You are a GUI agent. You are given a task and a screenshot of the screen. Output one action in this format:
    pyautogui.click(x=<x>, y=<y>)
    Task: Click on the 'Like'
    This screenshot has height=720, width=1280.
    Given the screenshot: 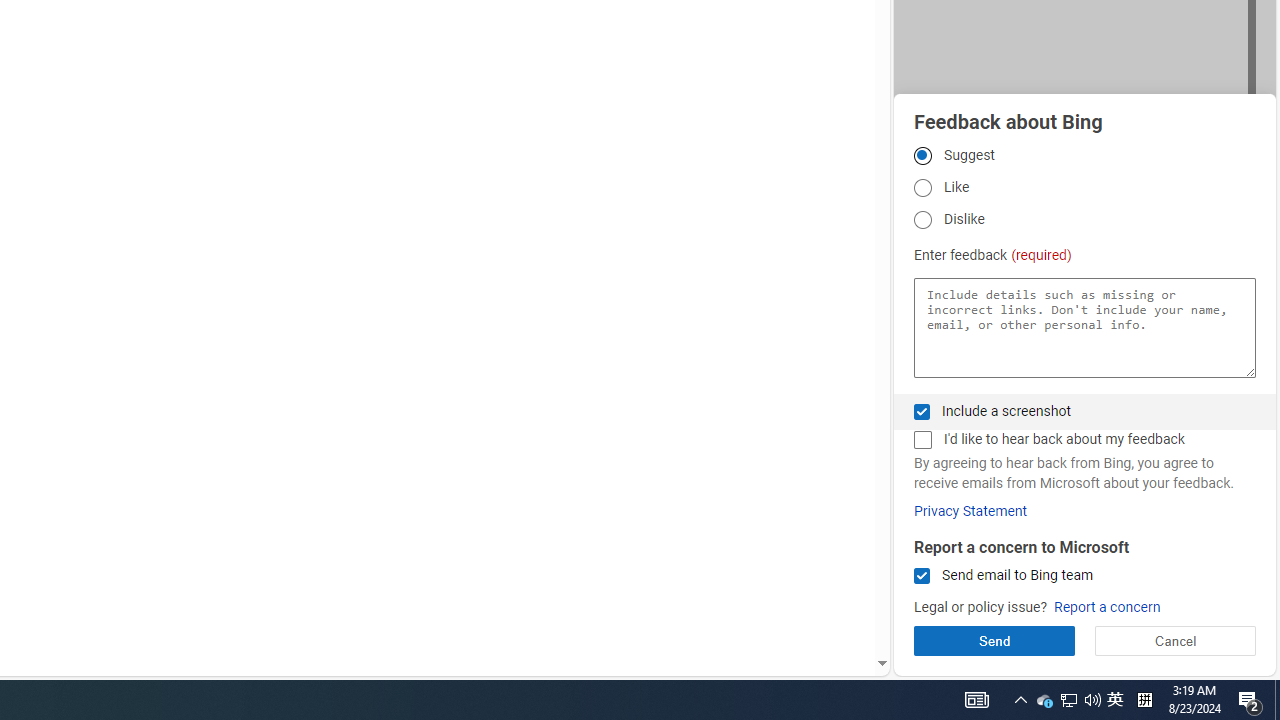 What is the action you would take?
    pyautogui.click(x=921, y=188)
    